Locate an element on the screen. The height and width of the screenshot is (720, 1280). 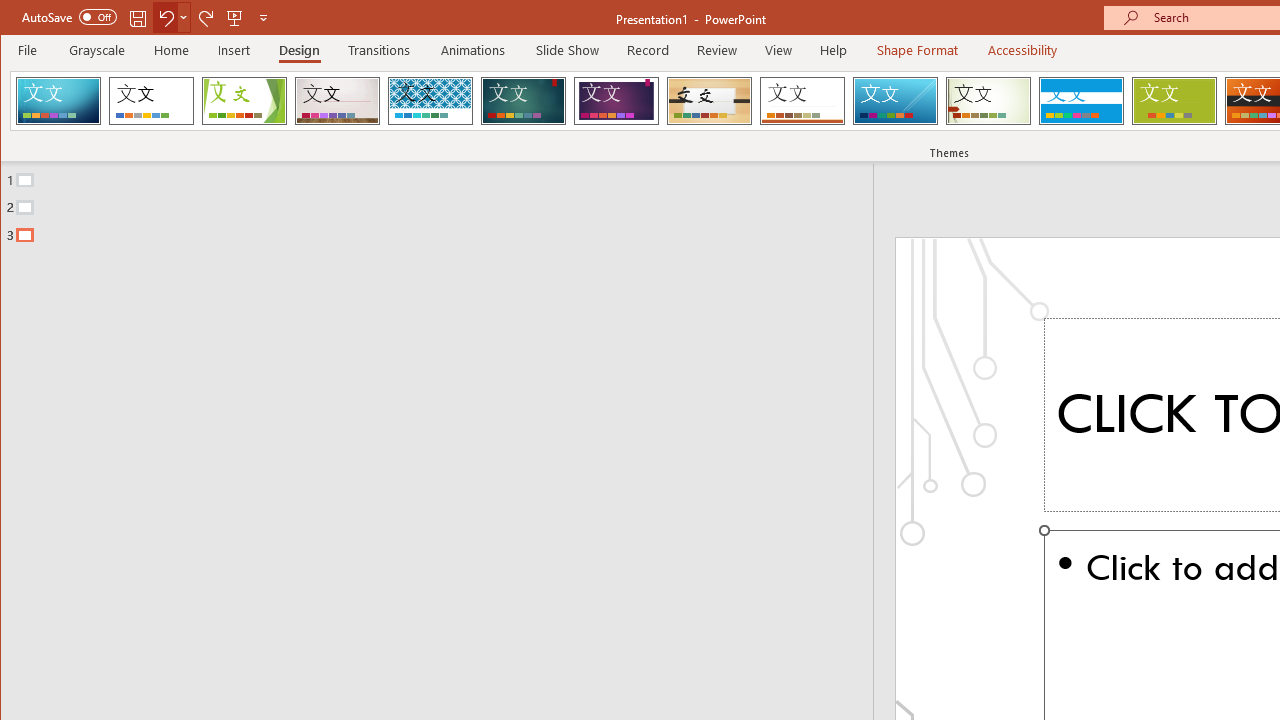
'Facet' is located at coordinates (243, 100).